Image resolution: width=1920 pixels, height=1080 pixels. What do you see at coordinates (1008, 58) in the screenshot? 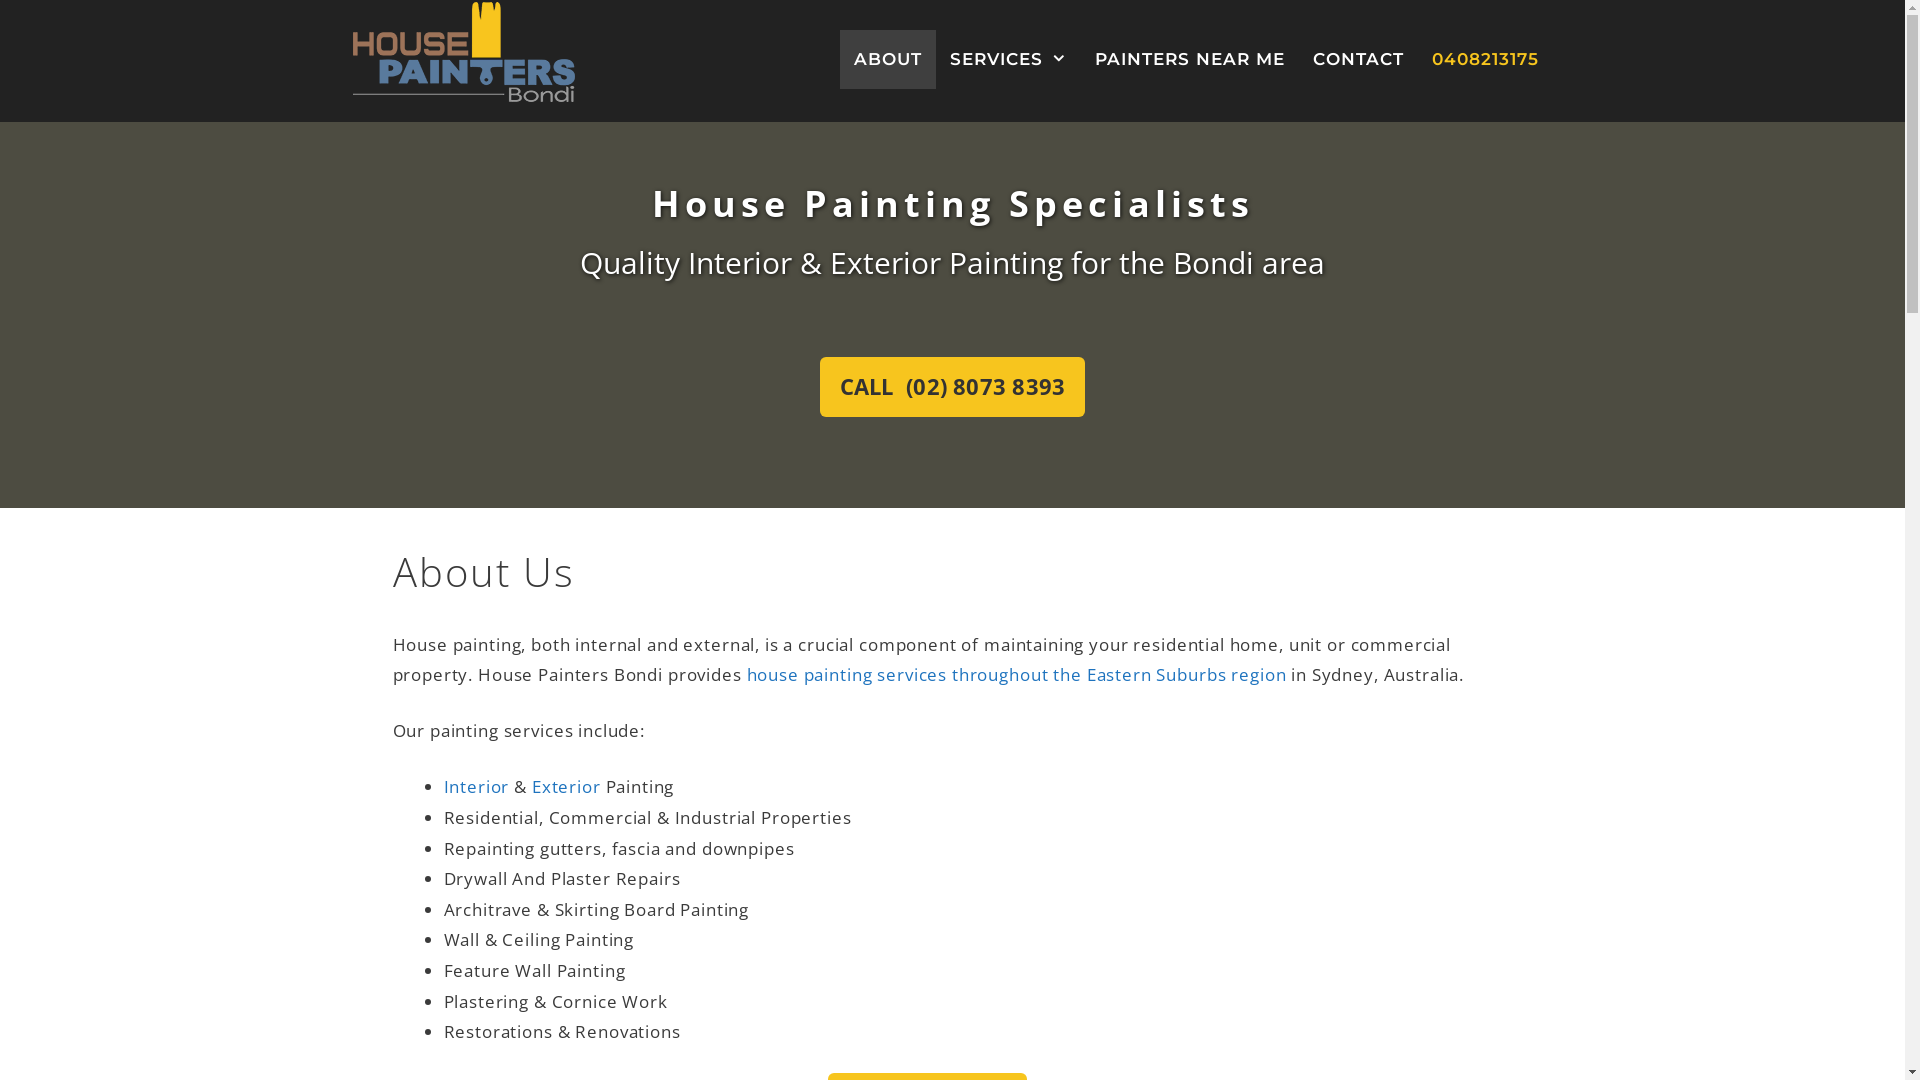
I see `'SERVICES'` at bounding box center [1008, 58].